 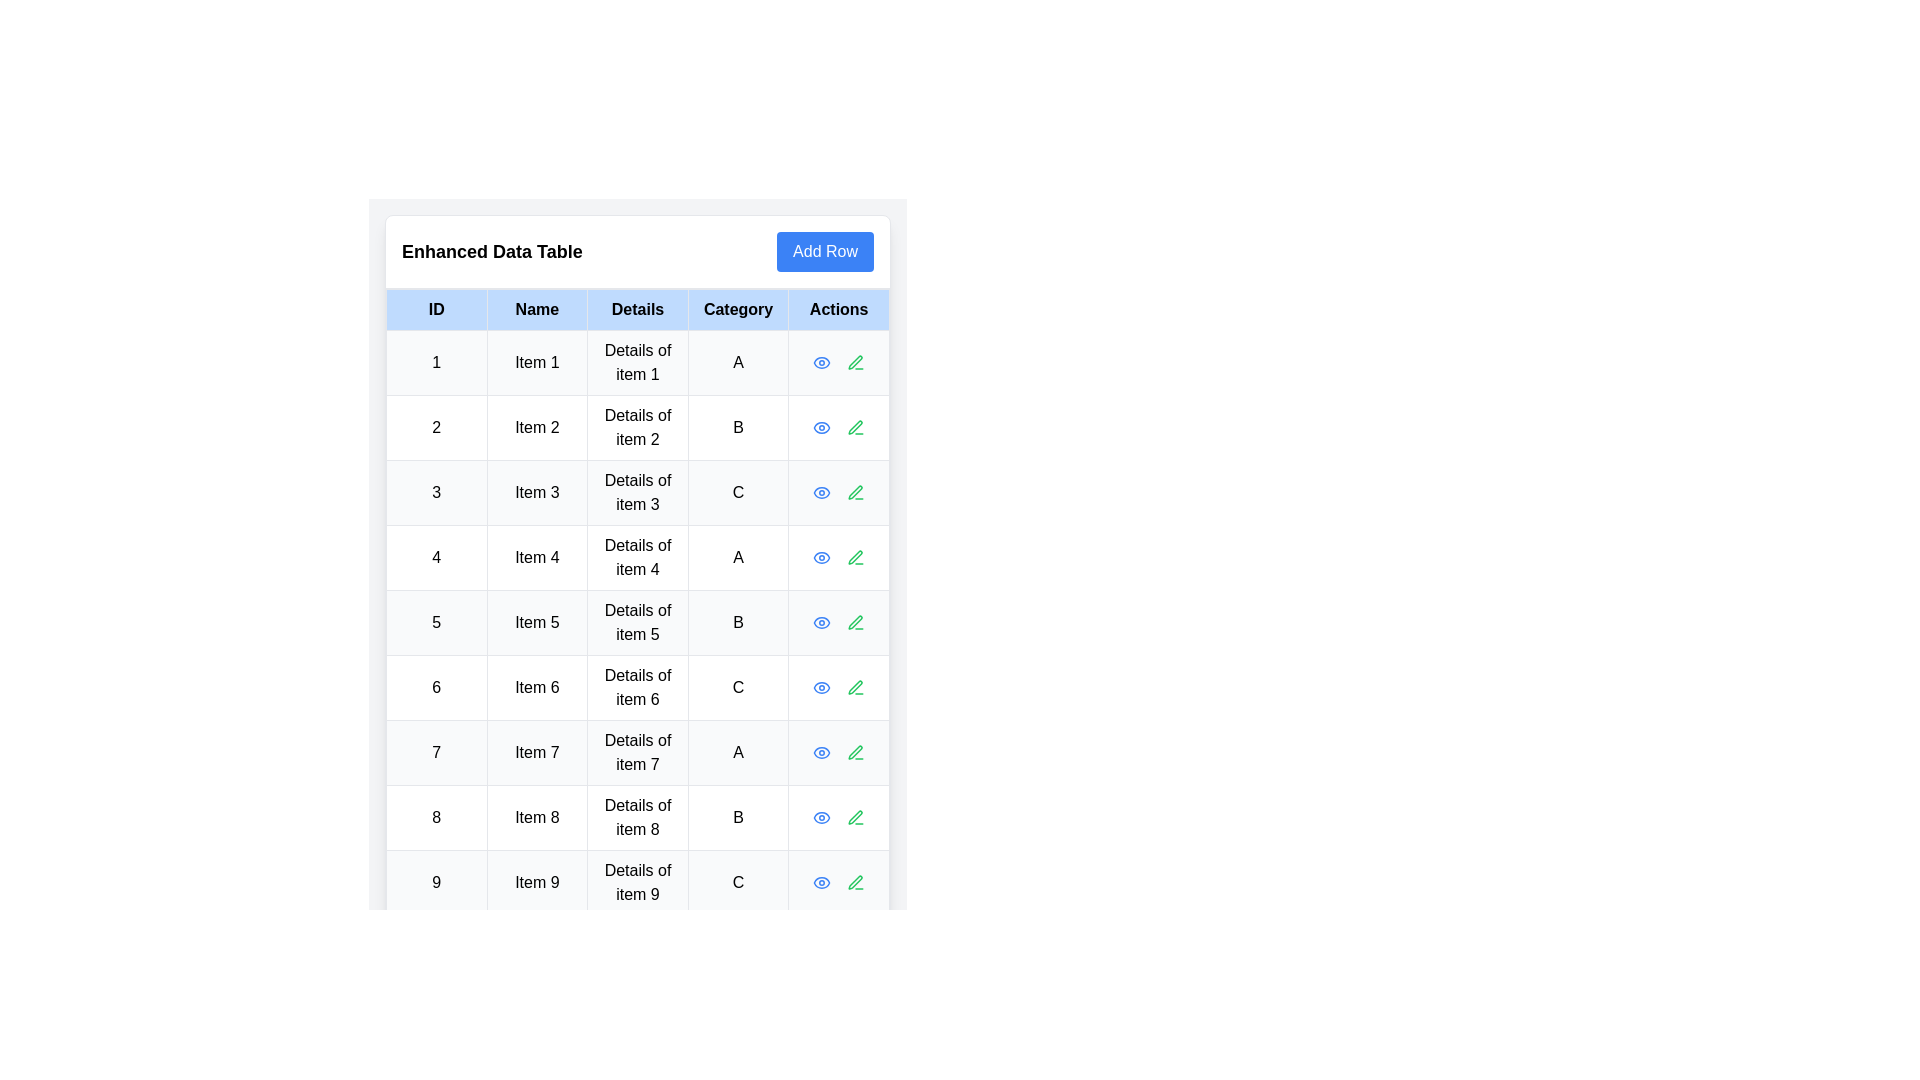 What do you see at coordinates (435, 752) in the screenshot?
I see `the text label displaying the number '7' in the 'ID' column of the seventh row of the table, which corresponds to 'Item 7'` at bounding box center [435, 752].